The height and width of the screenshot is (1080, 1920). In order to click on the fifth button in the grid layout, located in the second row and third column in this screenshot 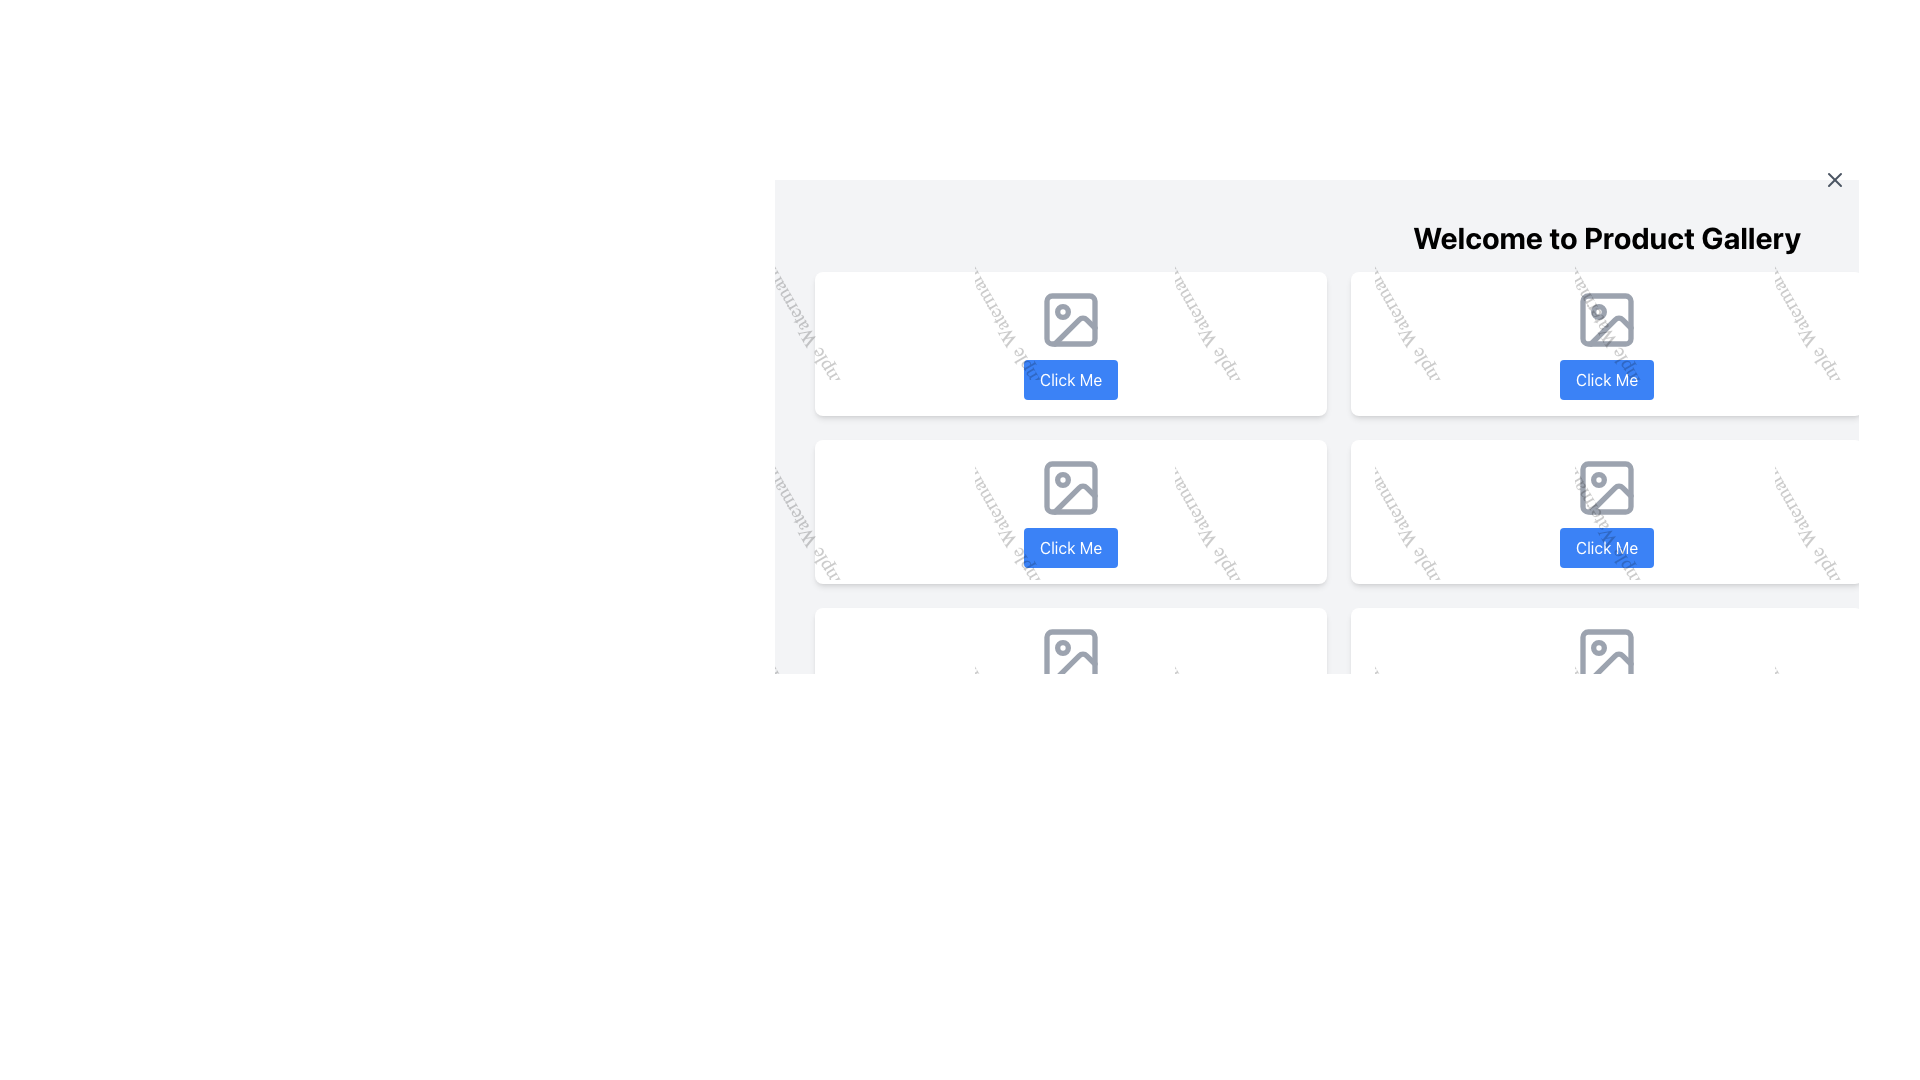, I will do `click(1069, 547)`.